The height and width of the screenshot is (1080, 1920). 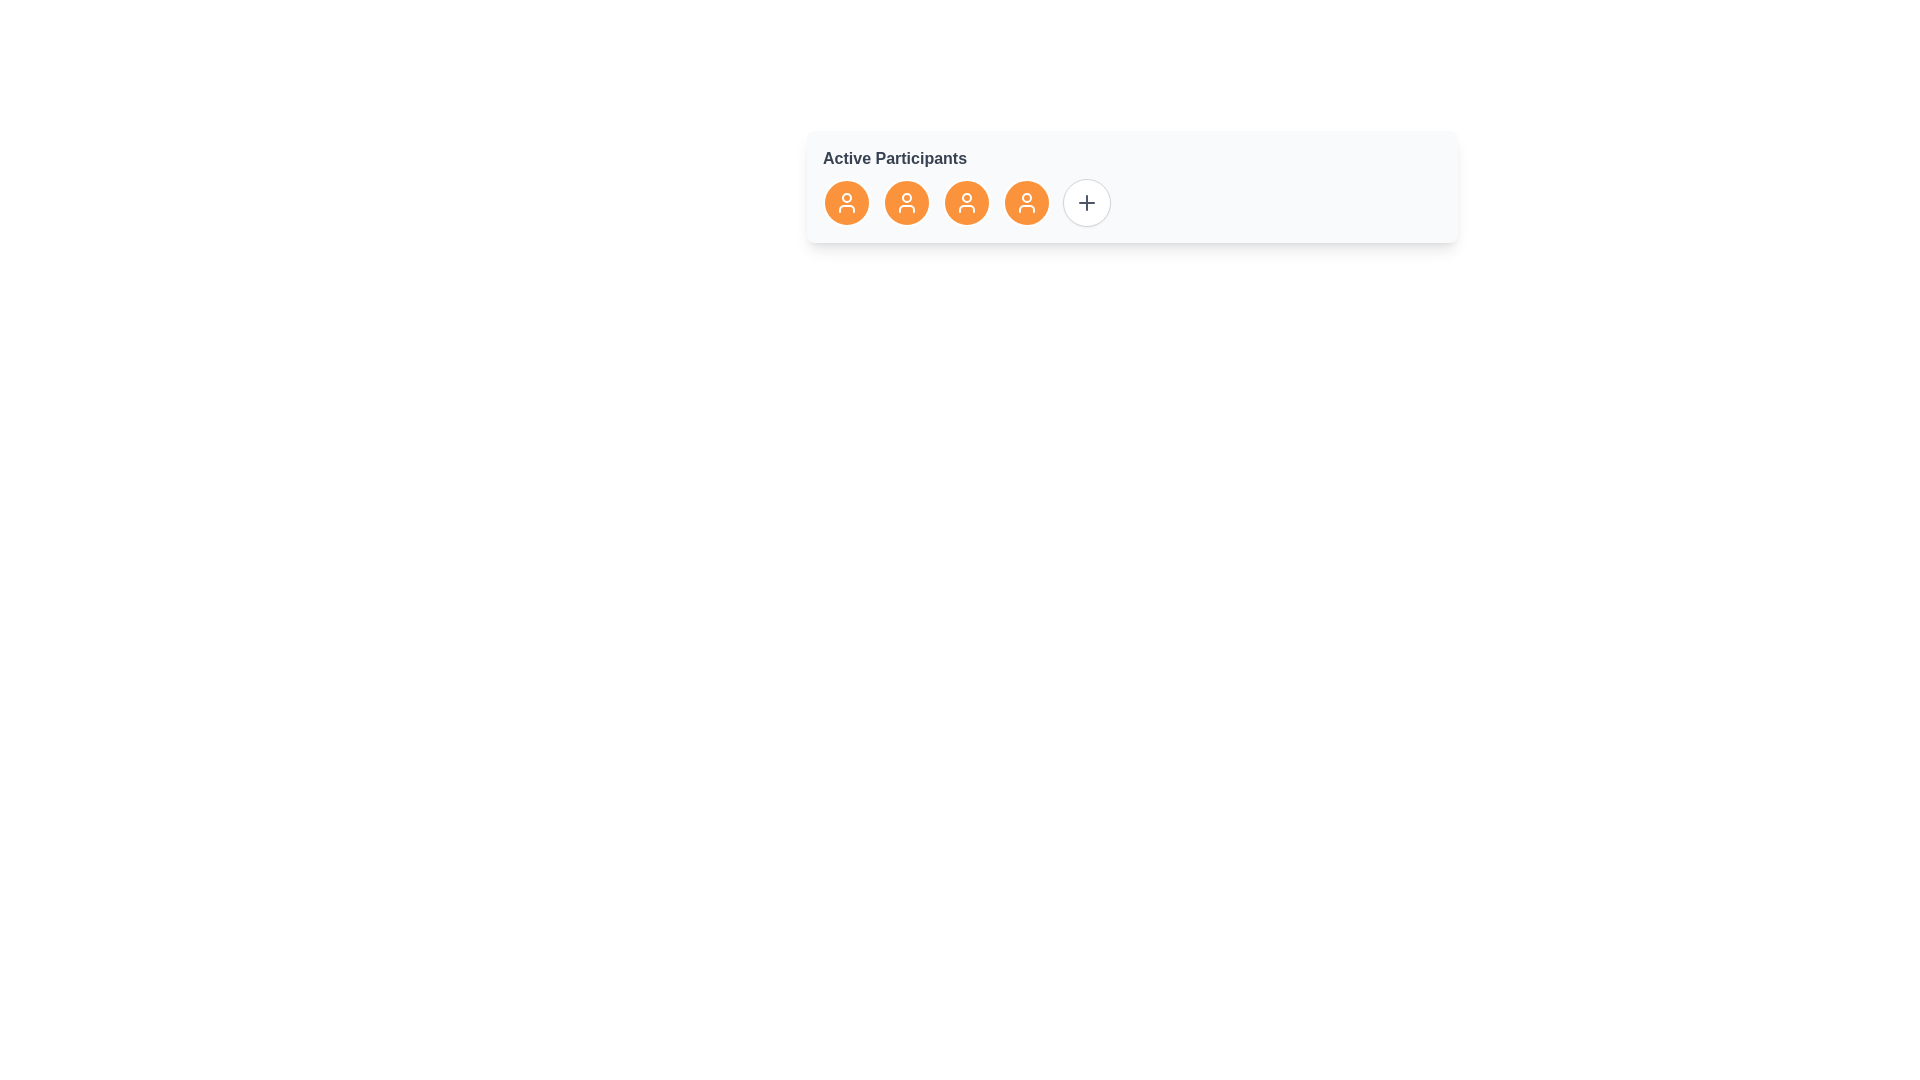 I want to click on the 'Add Participant' button located at the far-right side of the 'Active Participants' section, so click(x=1085, y=203).